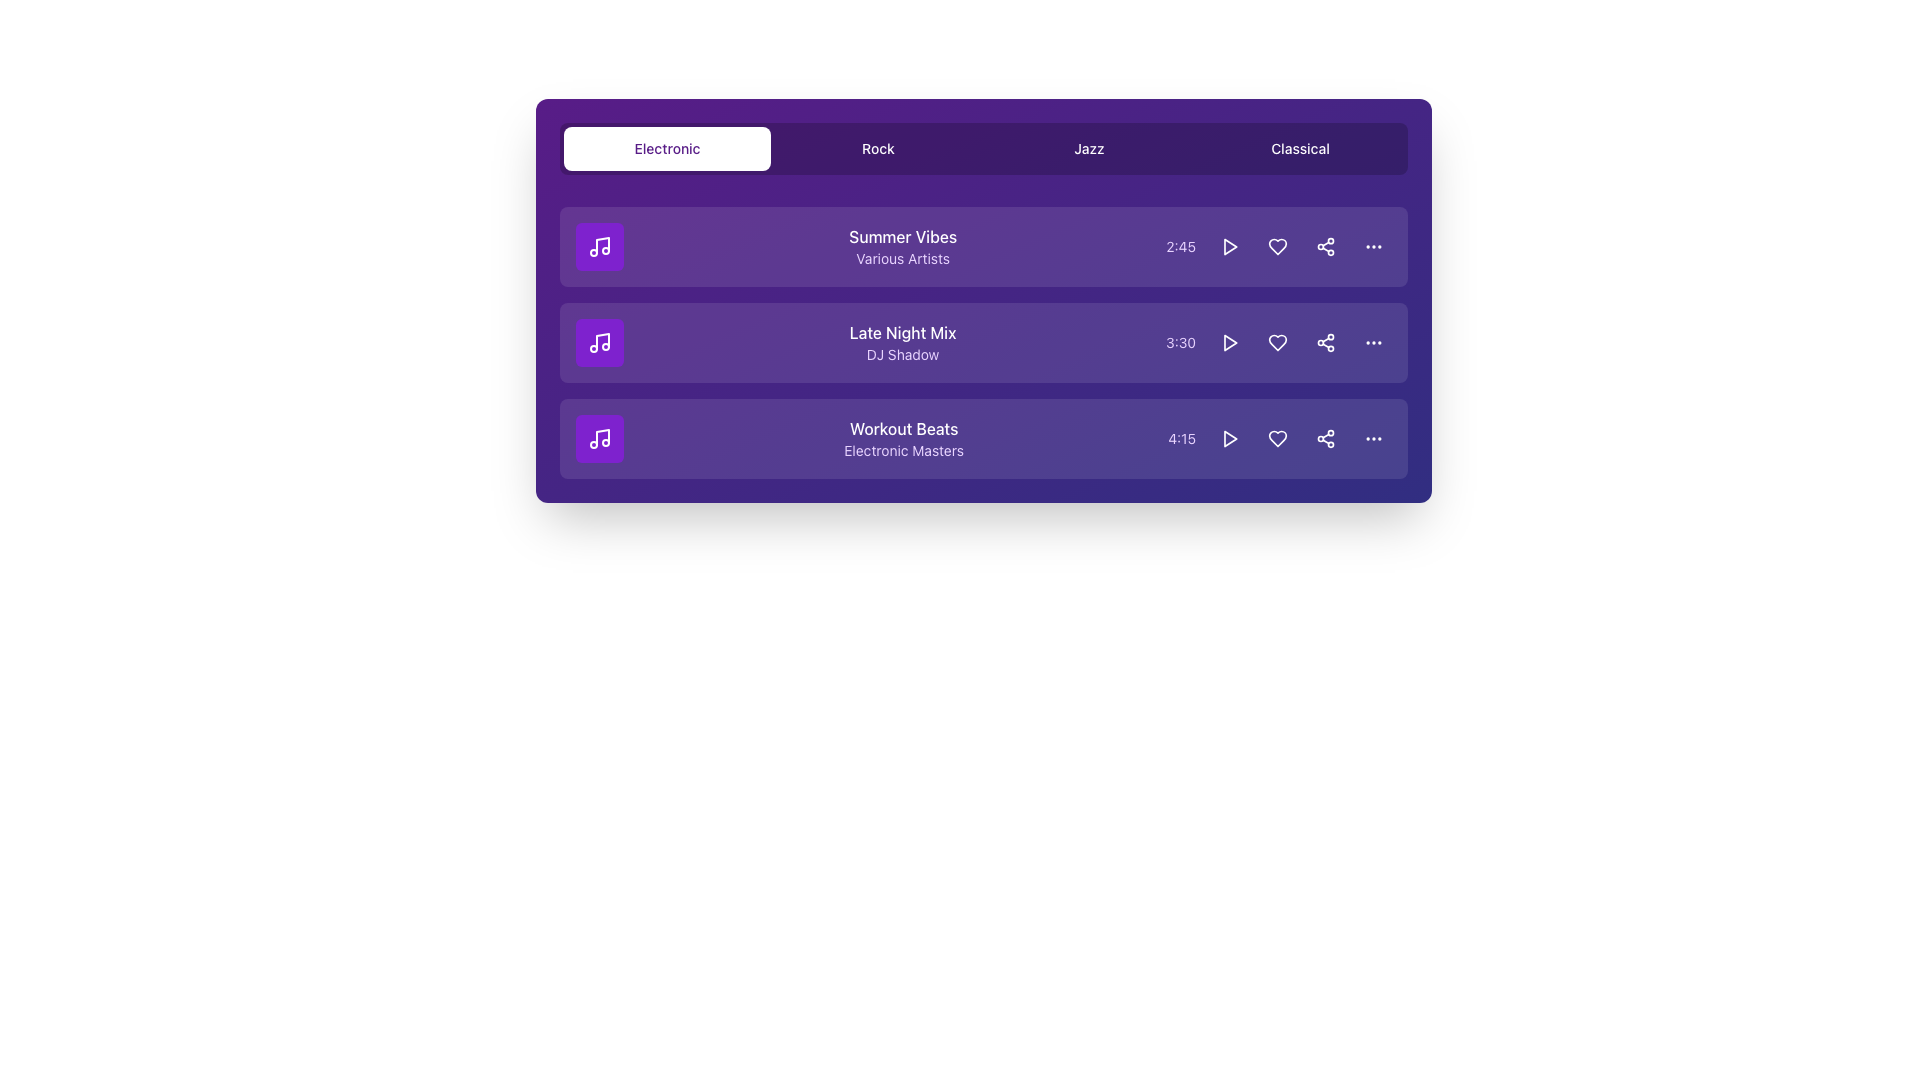 The image size is (1920, 1080). Describe the element at coordinates (903, 451) in the screenshot. I see `displayed text of the artist or contributor for the track titled 'Workout Beats', located directly below the song title in the bottom-left quadrant of the list view` at that location.